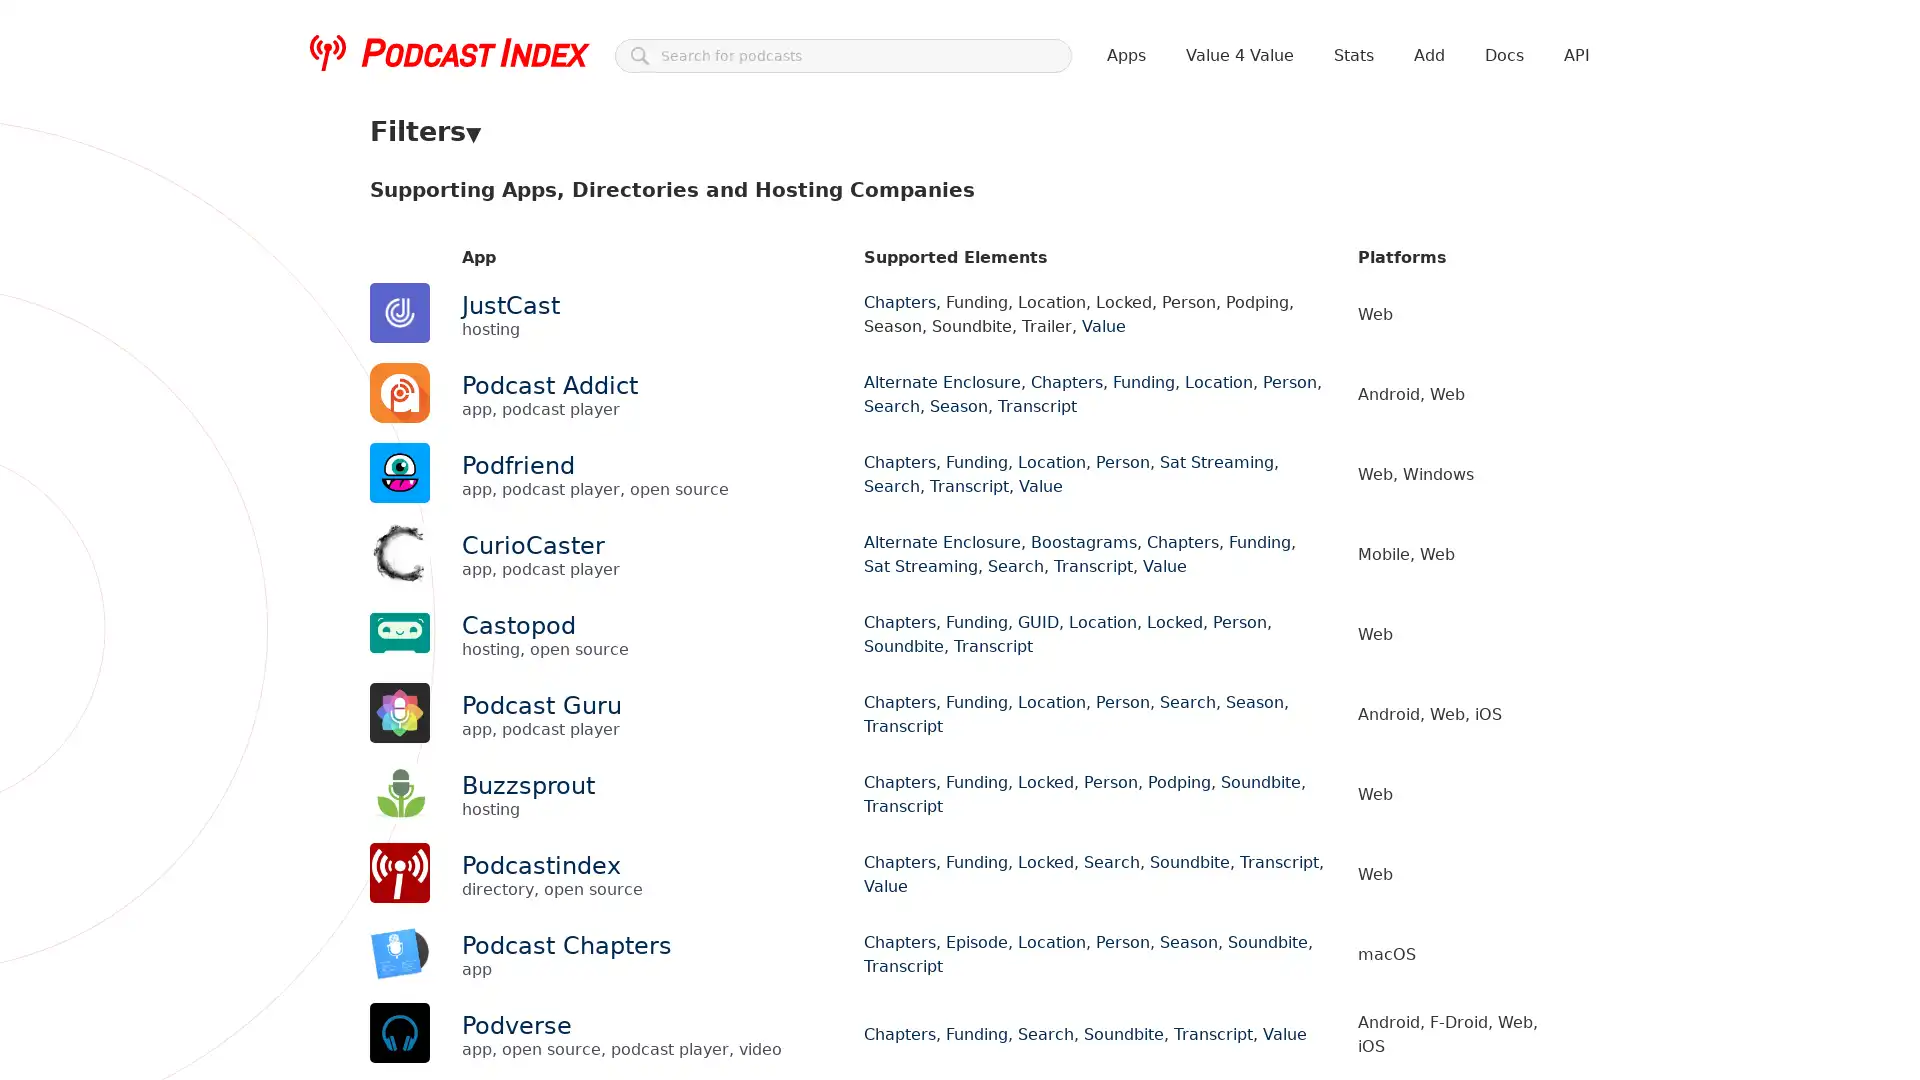 The image size is (1920, 1080). I want to click on Windows, so click(462, 450).